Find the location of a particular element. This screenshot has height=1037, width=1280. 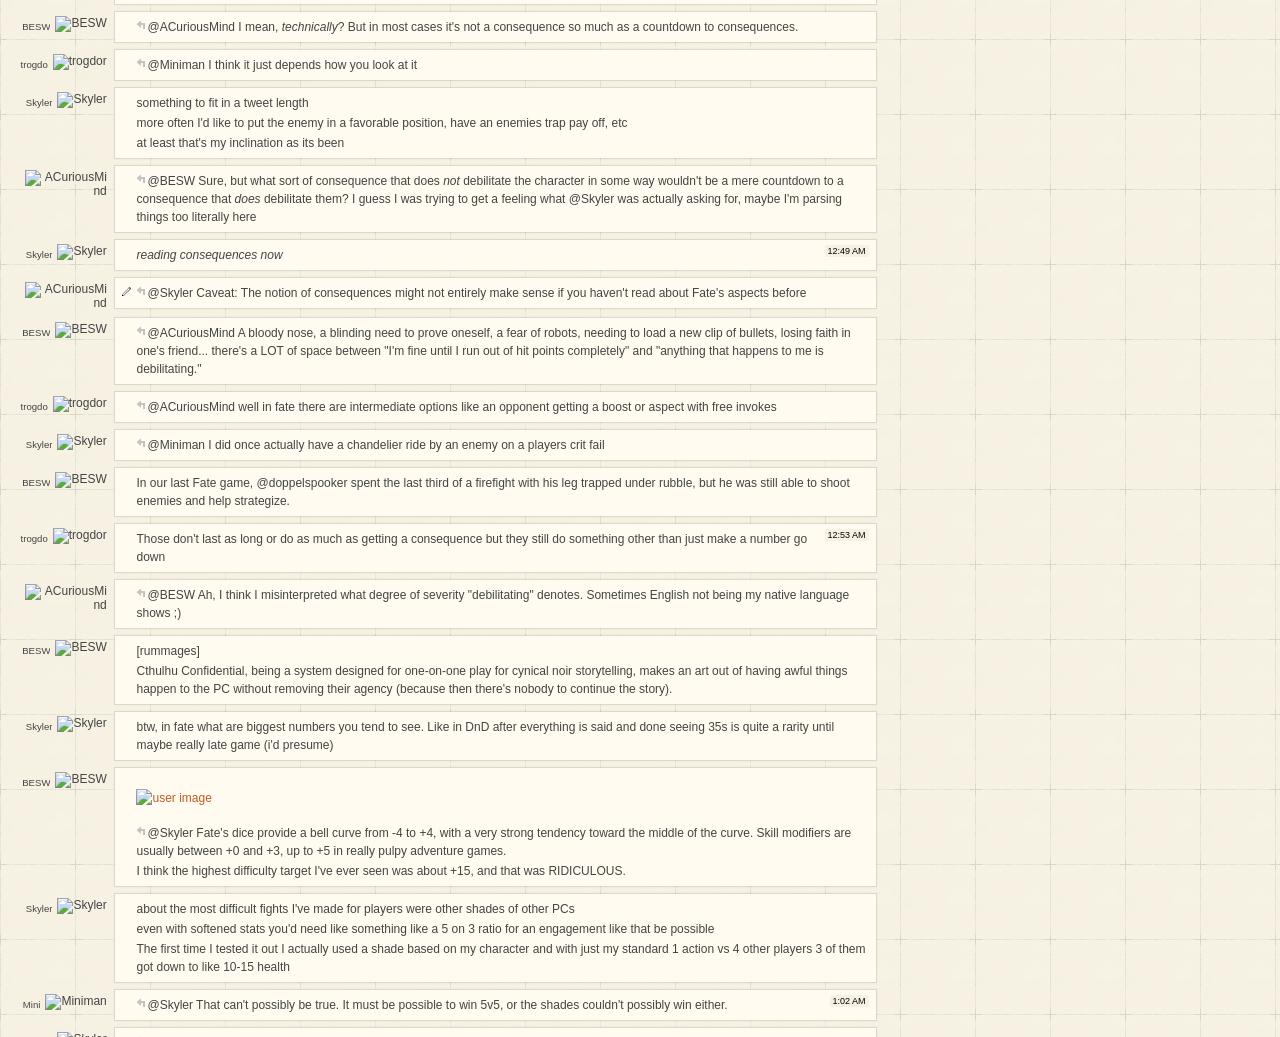

'@ACuriousMind I mean,' is located at coordinates (145, 25).